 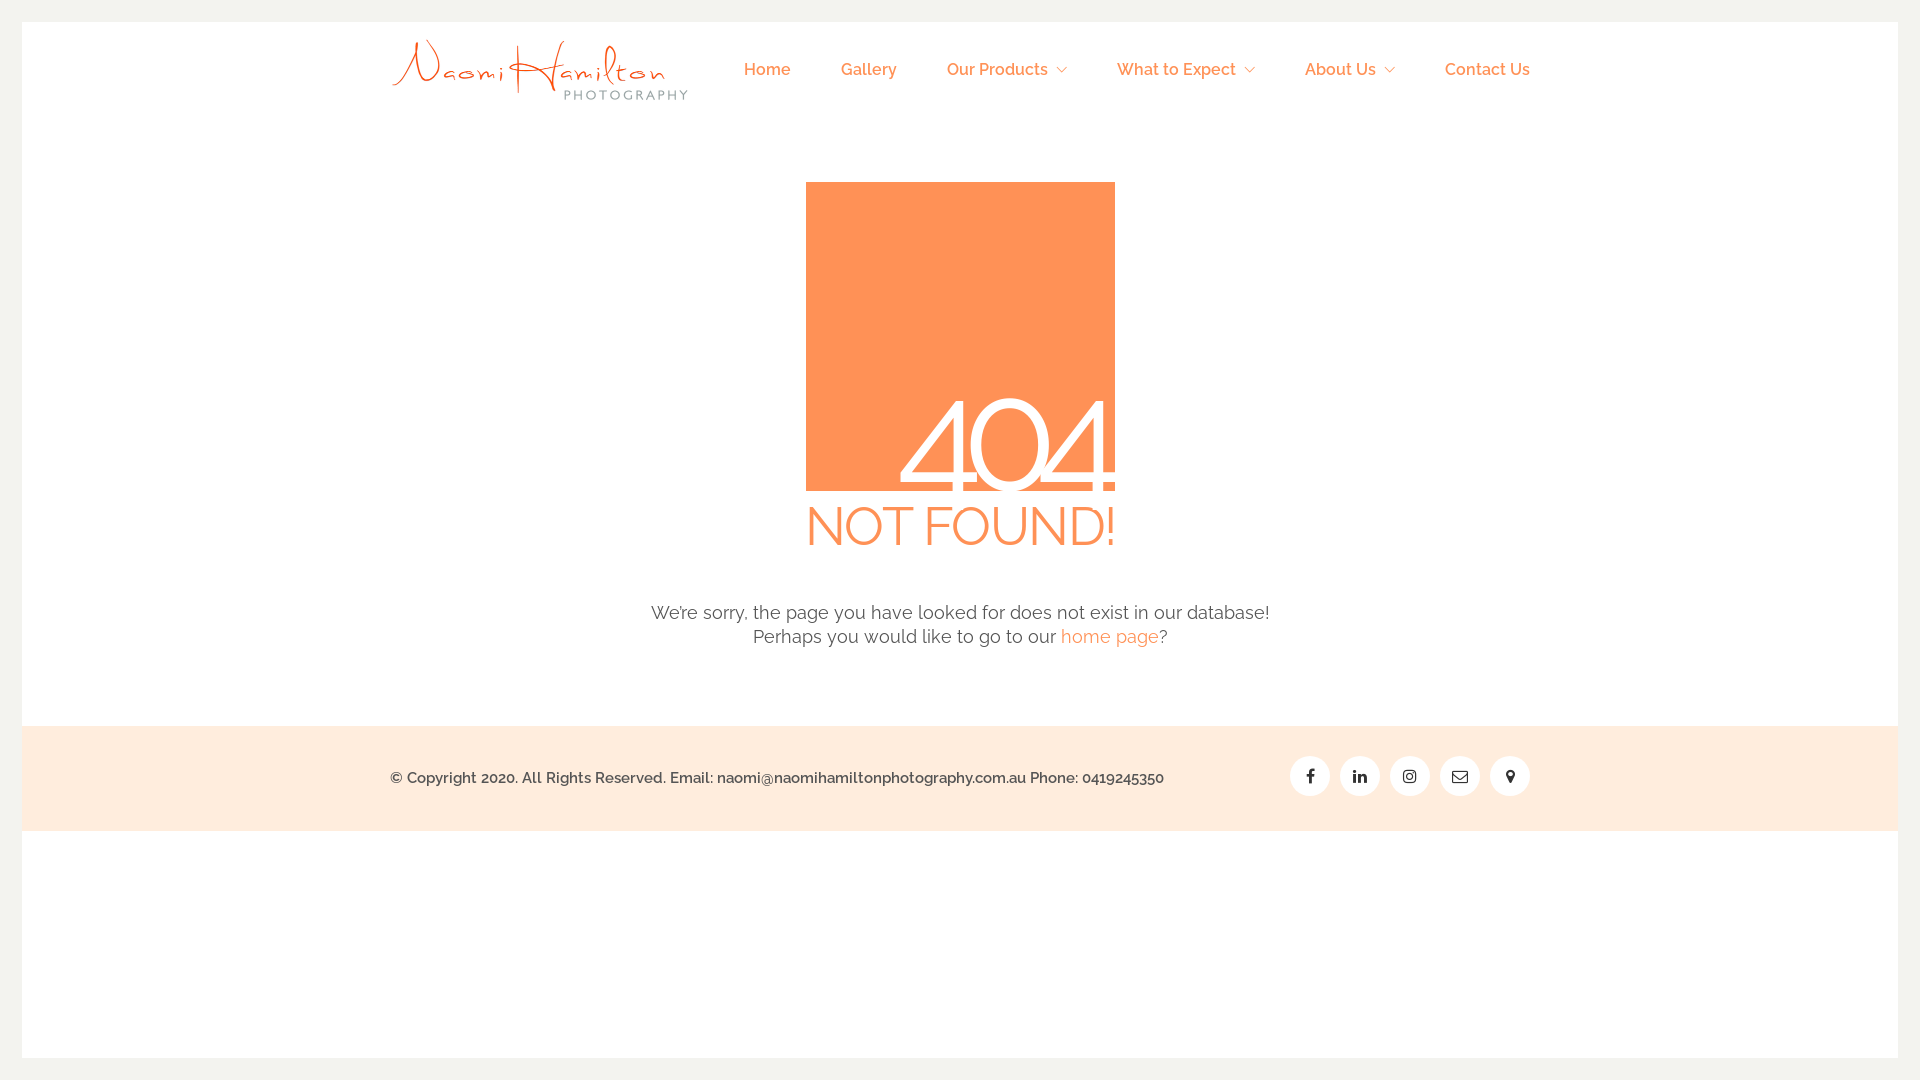 What do you see at coordinates (868, 68) in the screenshot?
I see `'Gallery'` at bounding box center [868, 68].